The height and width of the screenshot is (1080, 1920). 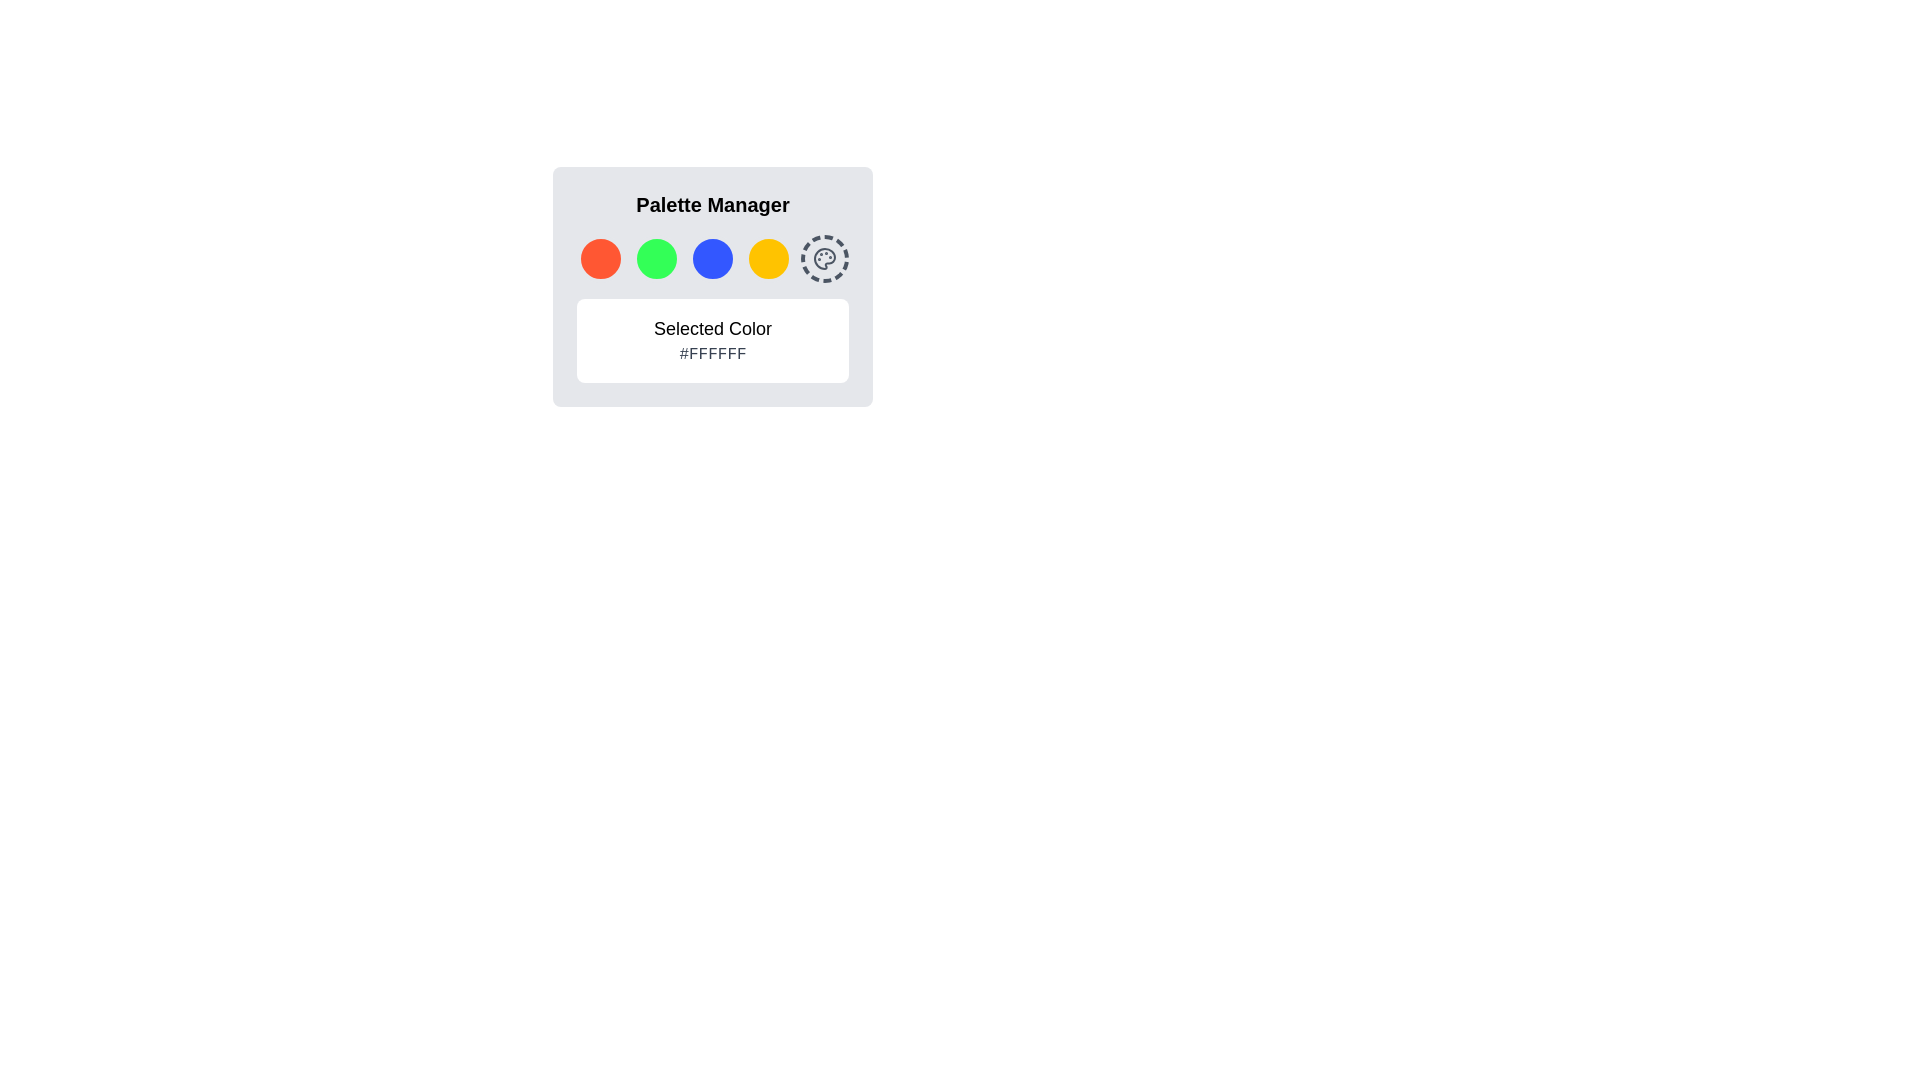 I want to click on the center of the palette icon element located in the top-right section of the interface, which represents artistic functionalities, so click(x=825, y=257).